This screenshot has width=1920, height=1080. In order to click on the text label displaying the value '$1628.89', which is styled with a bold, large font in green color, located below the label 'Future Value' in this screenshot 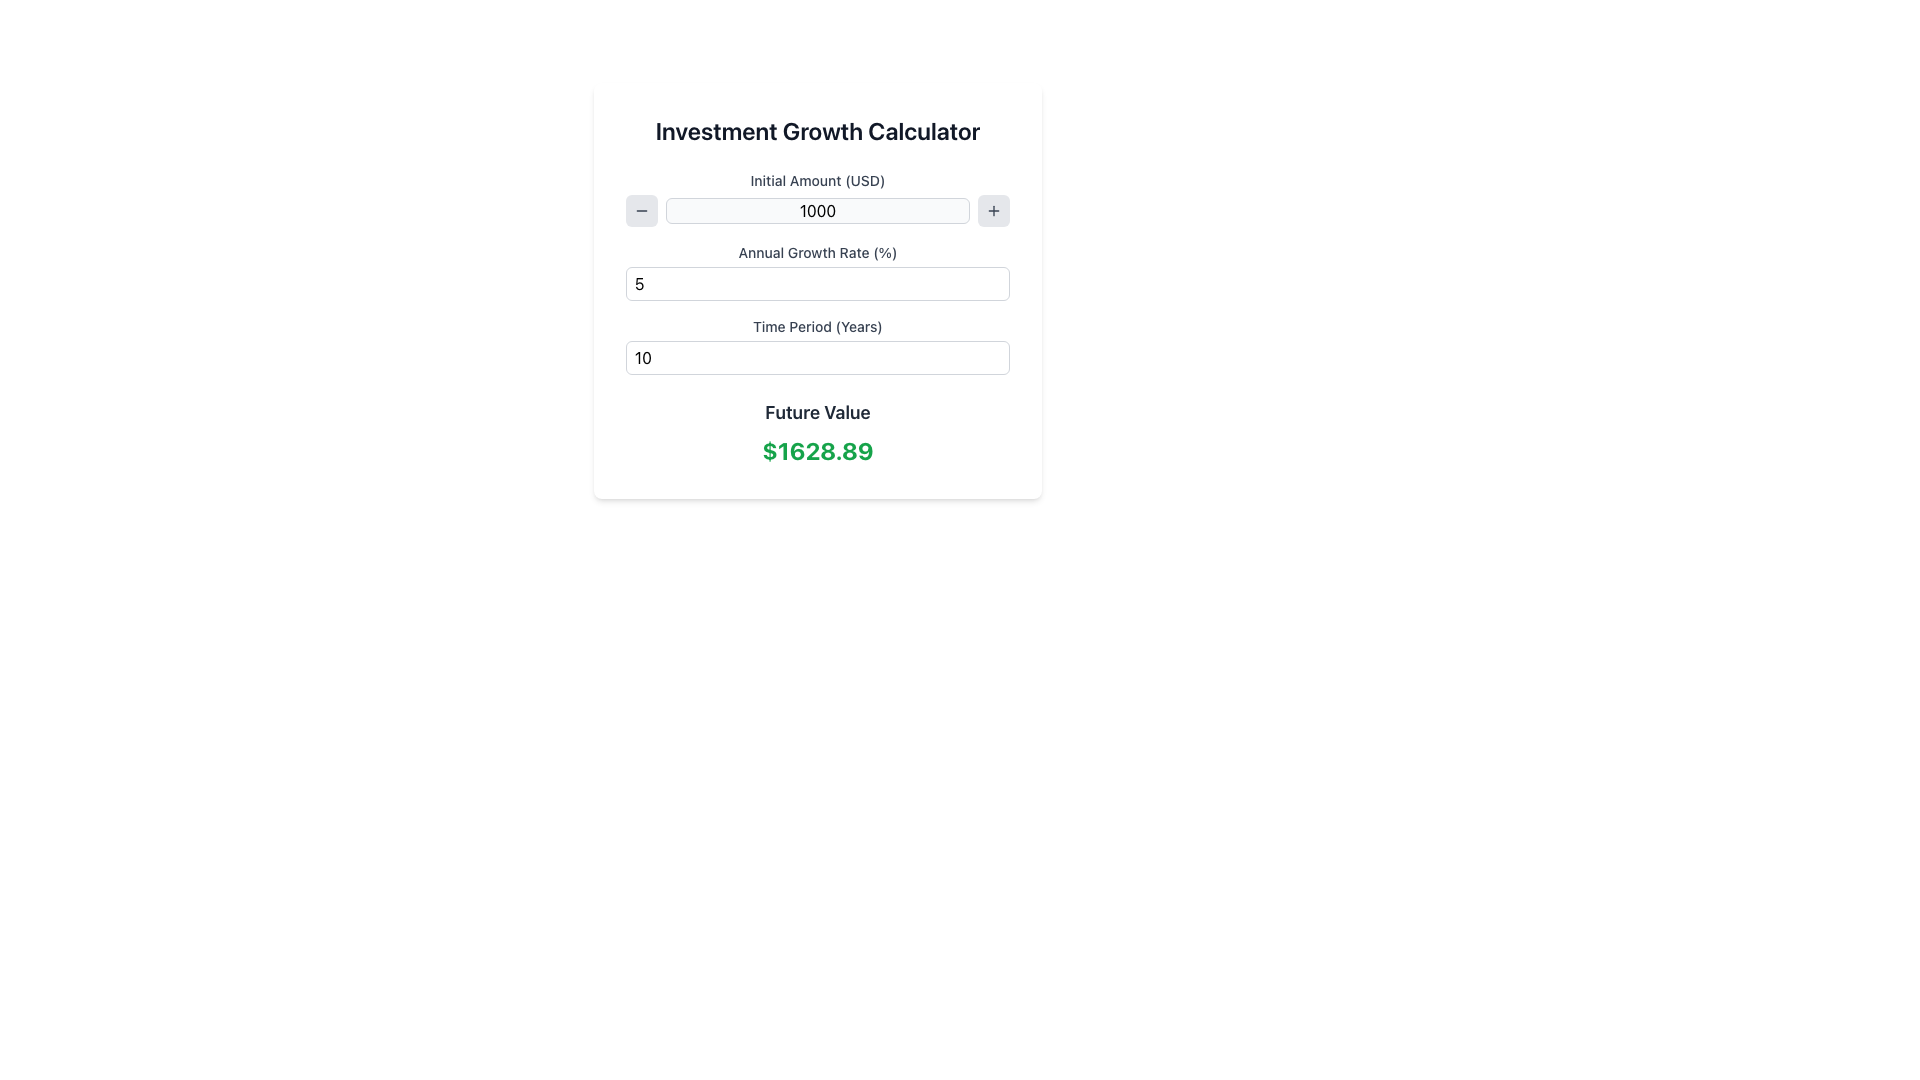, I will do `click(817, 451)`.